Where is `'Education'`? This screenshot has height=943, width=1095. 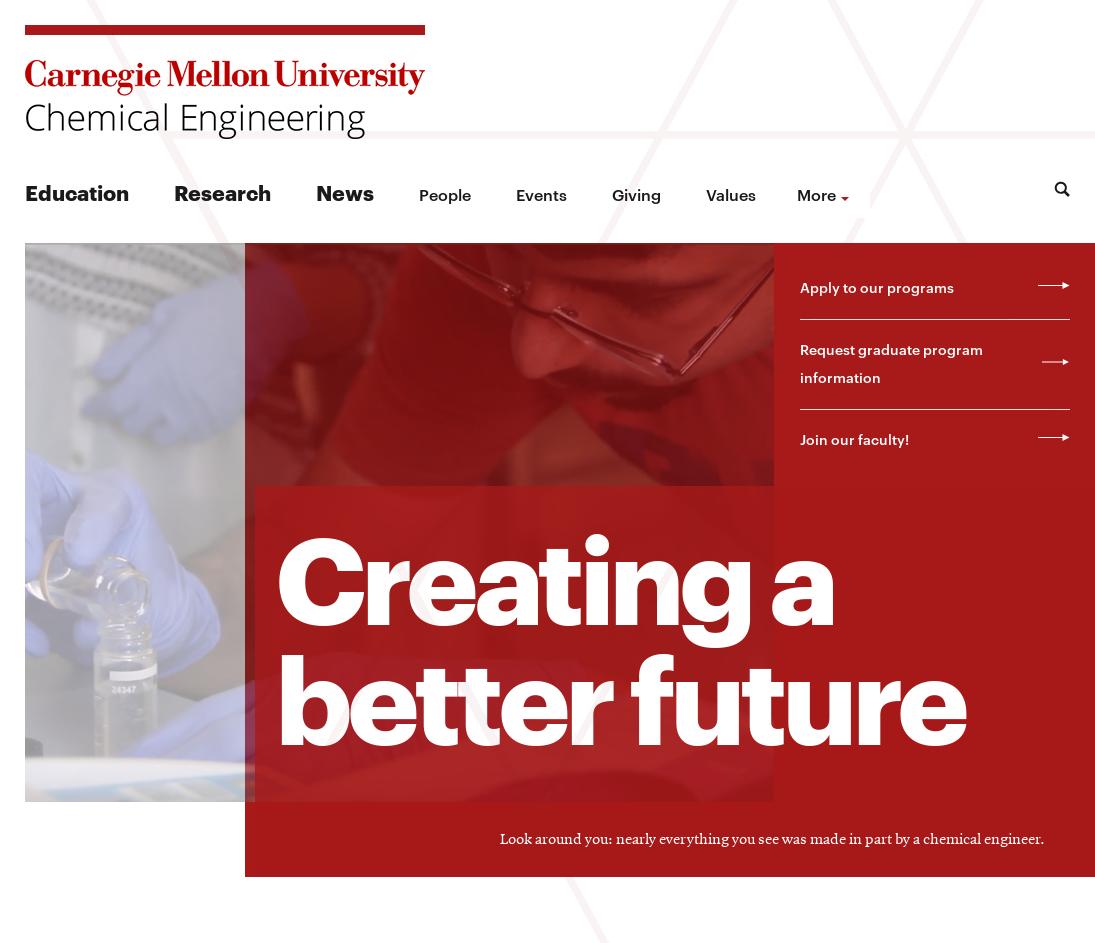 'Education' is located at coordinates (75, 190).